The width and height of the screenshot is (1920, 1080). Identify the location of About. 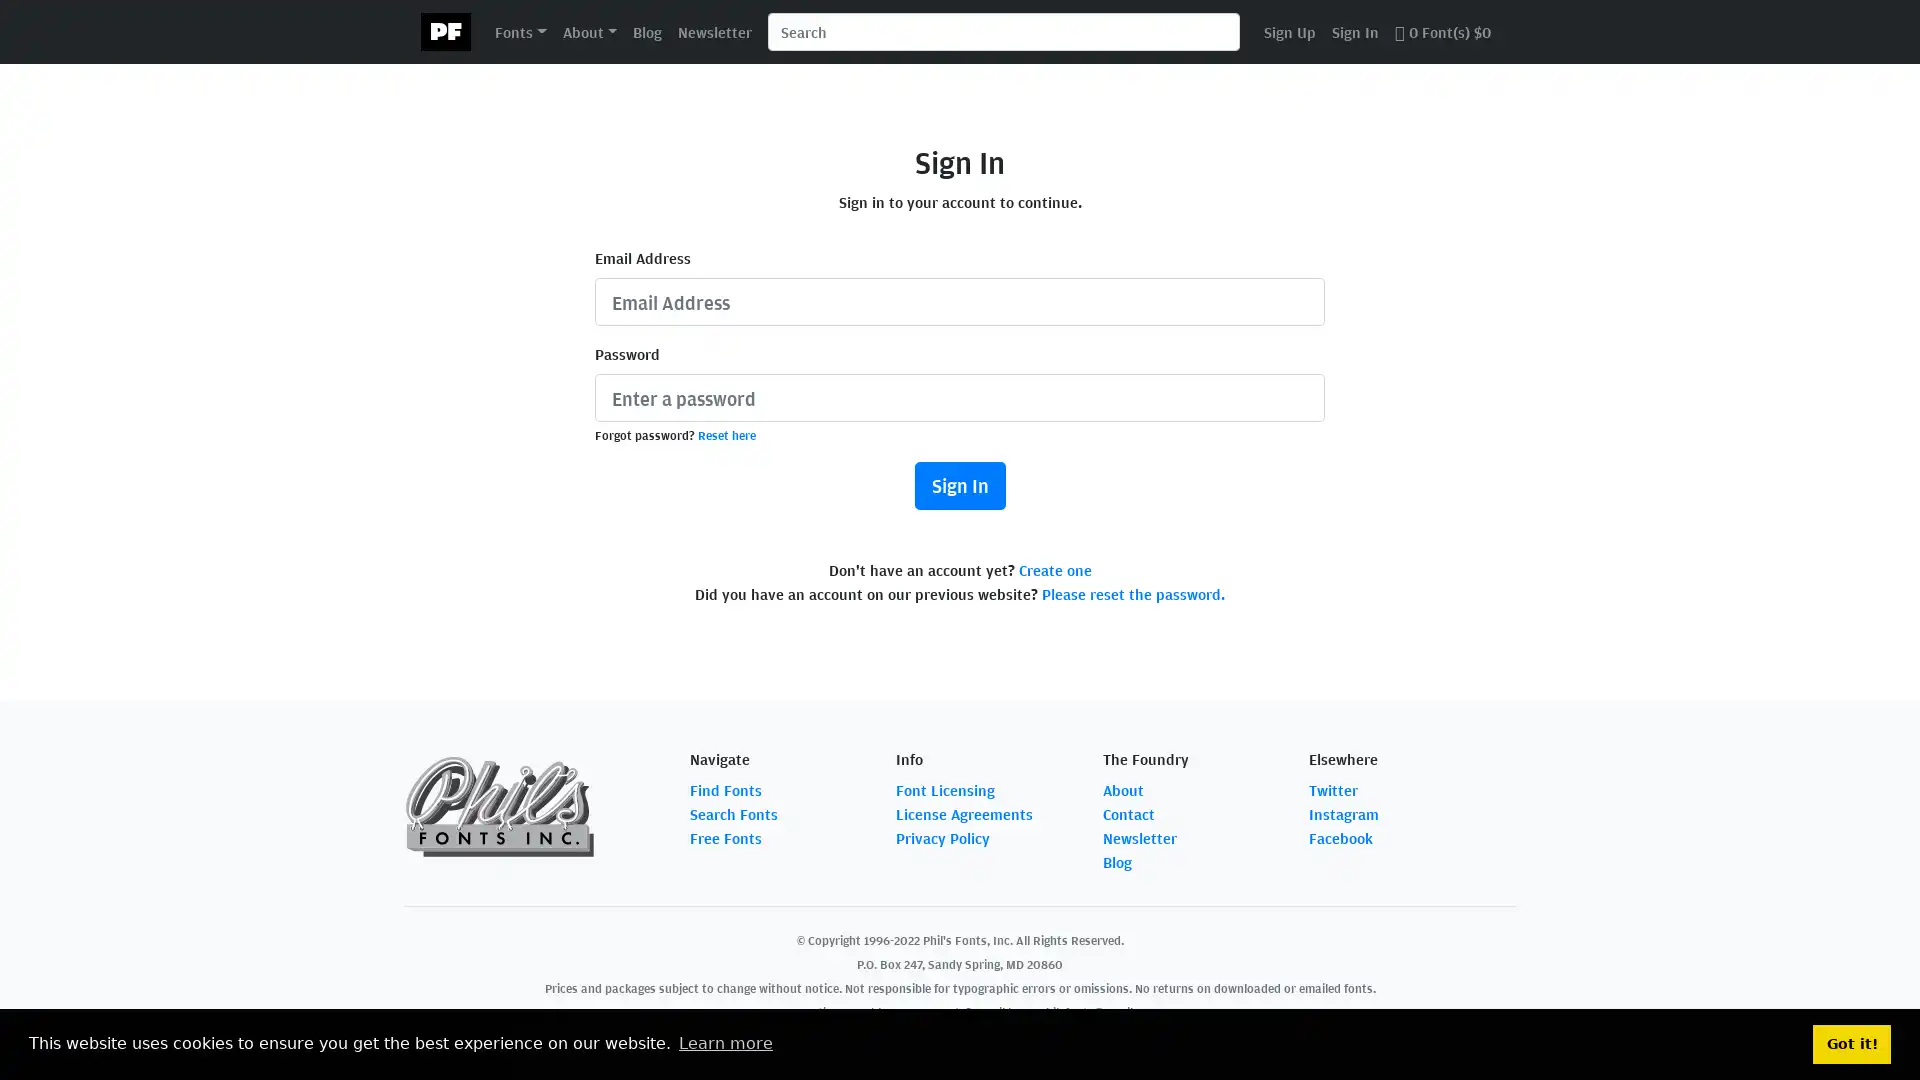
(588, 30).